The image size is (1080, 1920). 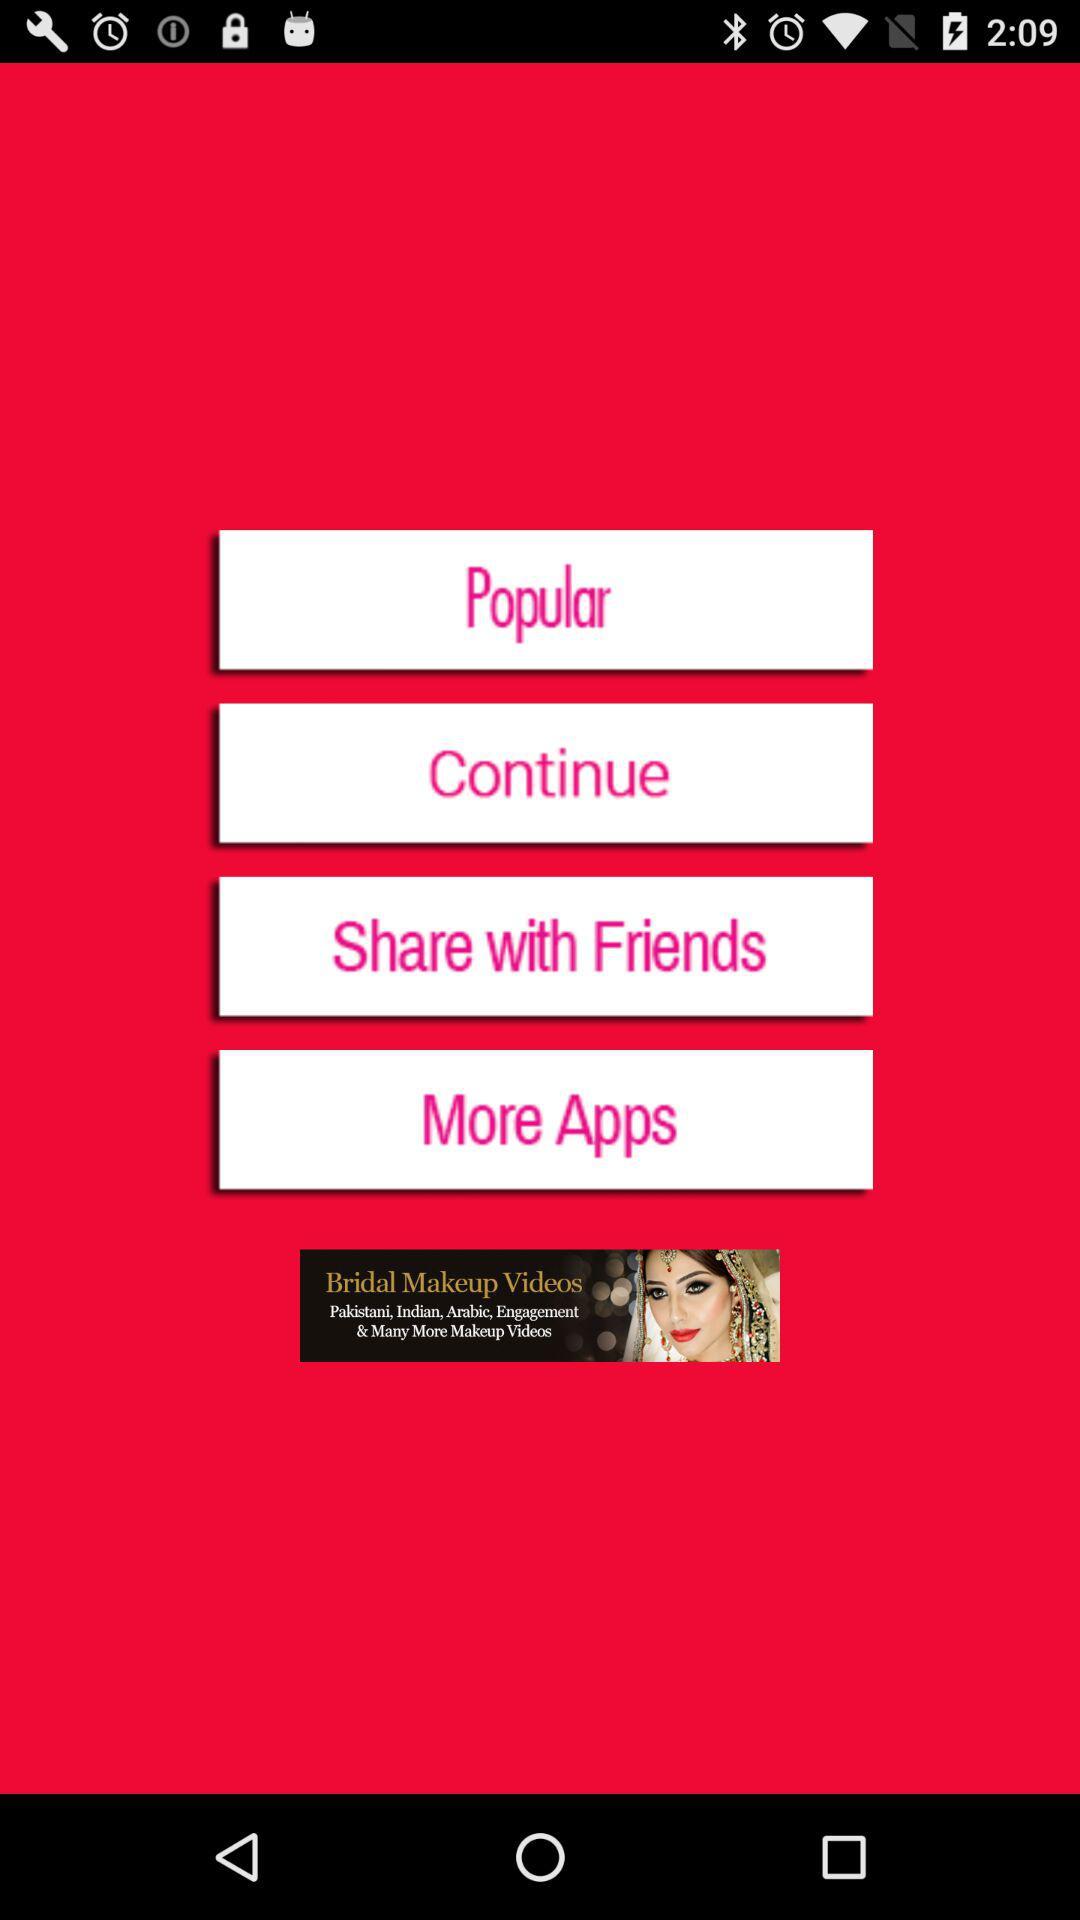 What do you see at coordinates (538, 951) in the screenshot?
I see `share with friends` at bounding box center [538, 951].